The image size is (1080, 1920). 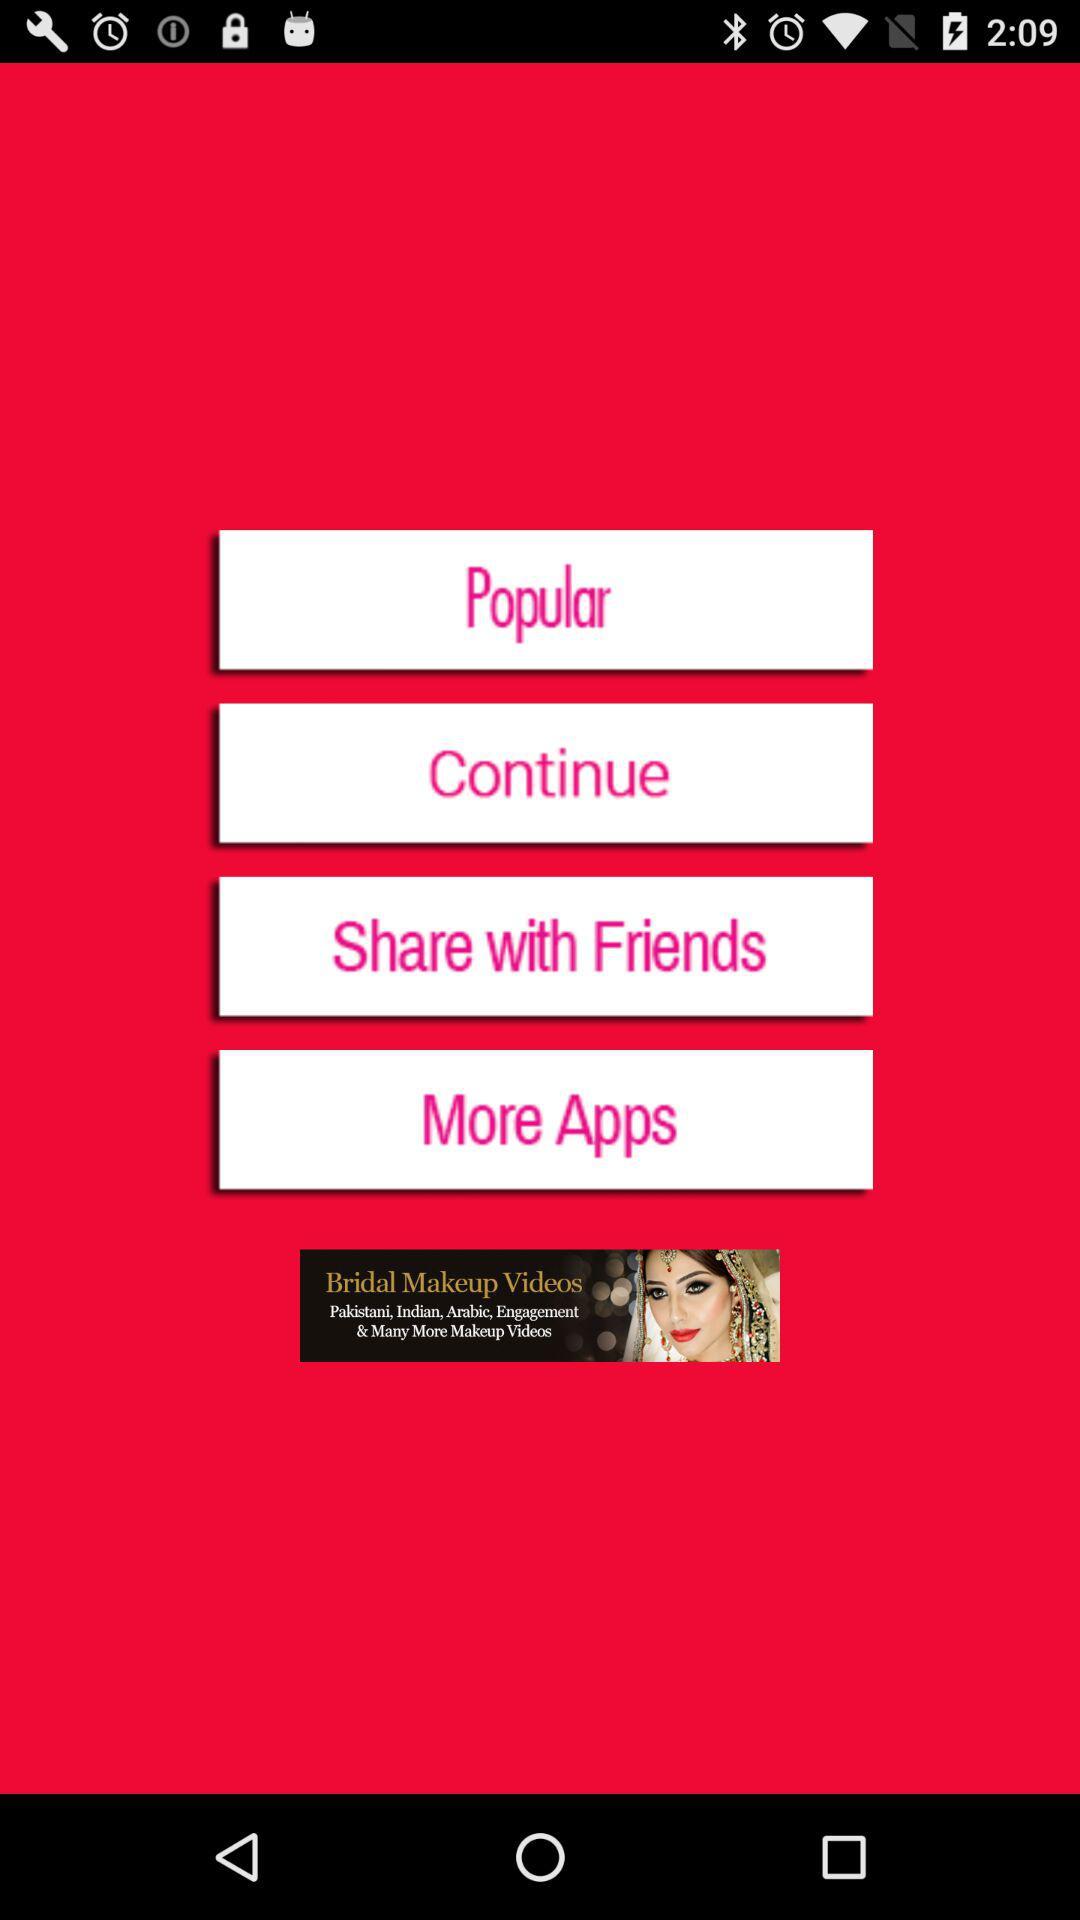 What do you see at coordinates (538, 951) in the screenshot?
I see `share with friends` at bounding box center [538, 951].